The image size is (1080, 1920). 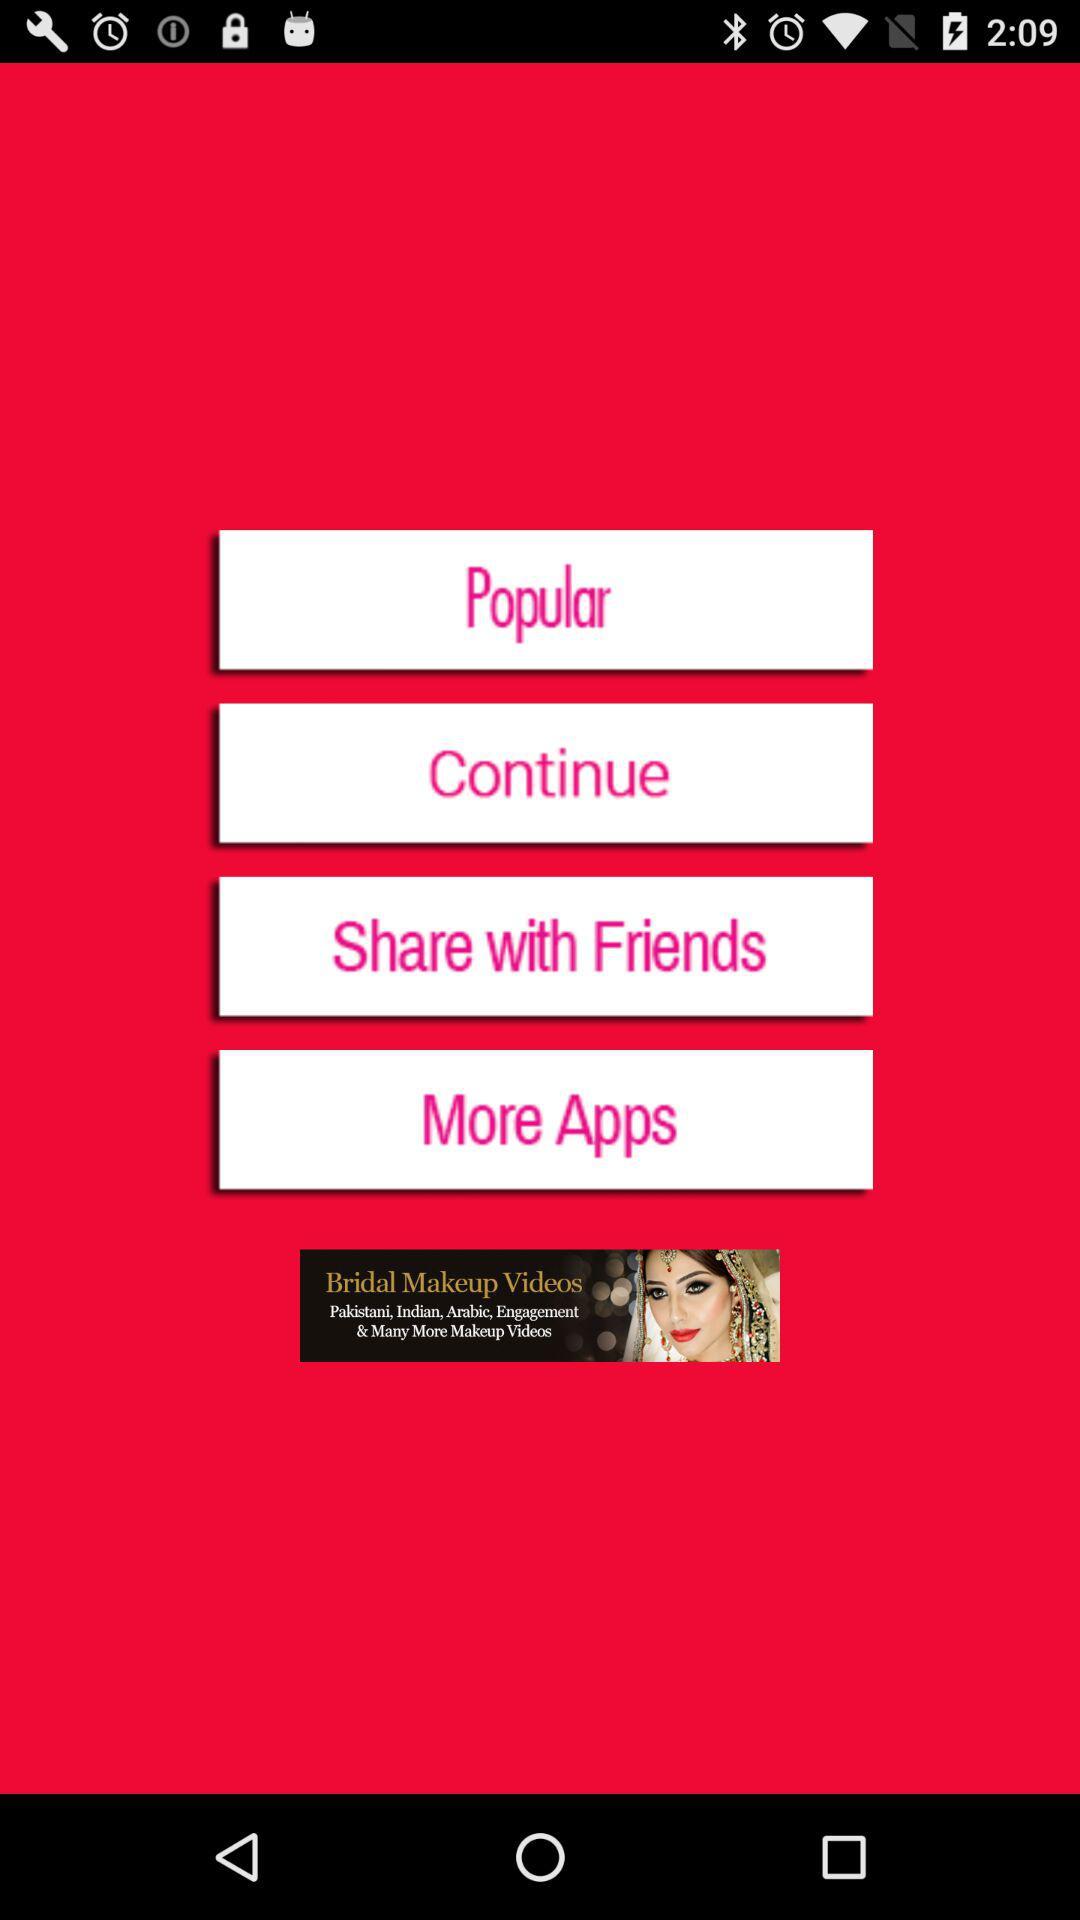 What do you see at coordinates (538, 951) in the screenshot?
I see `share with friends` at bounding box center [538, 951].